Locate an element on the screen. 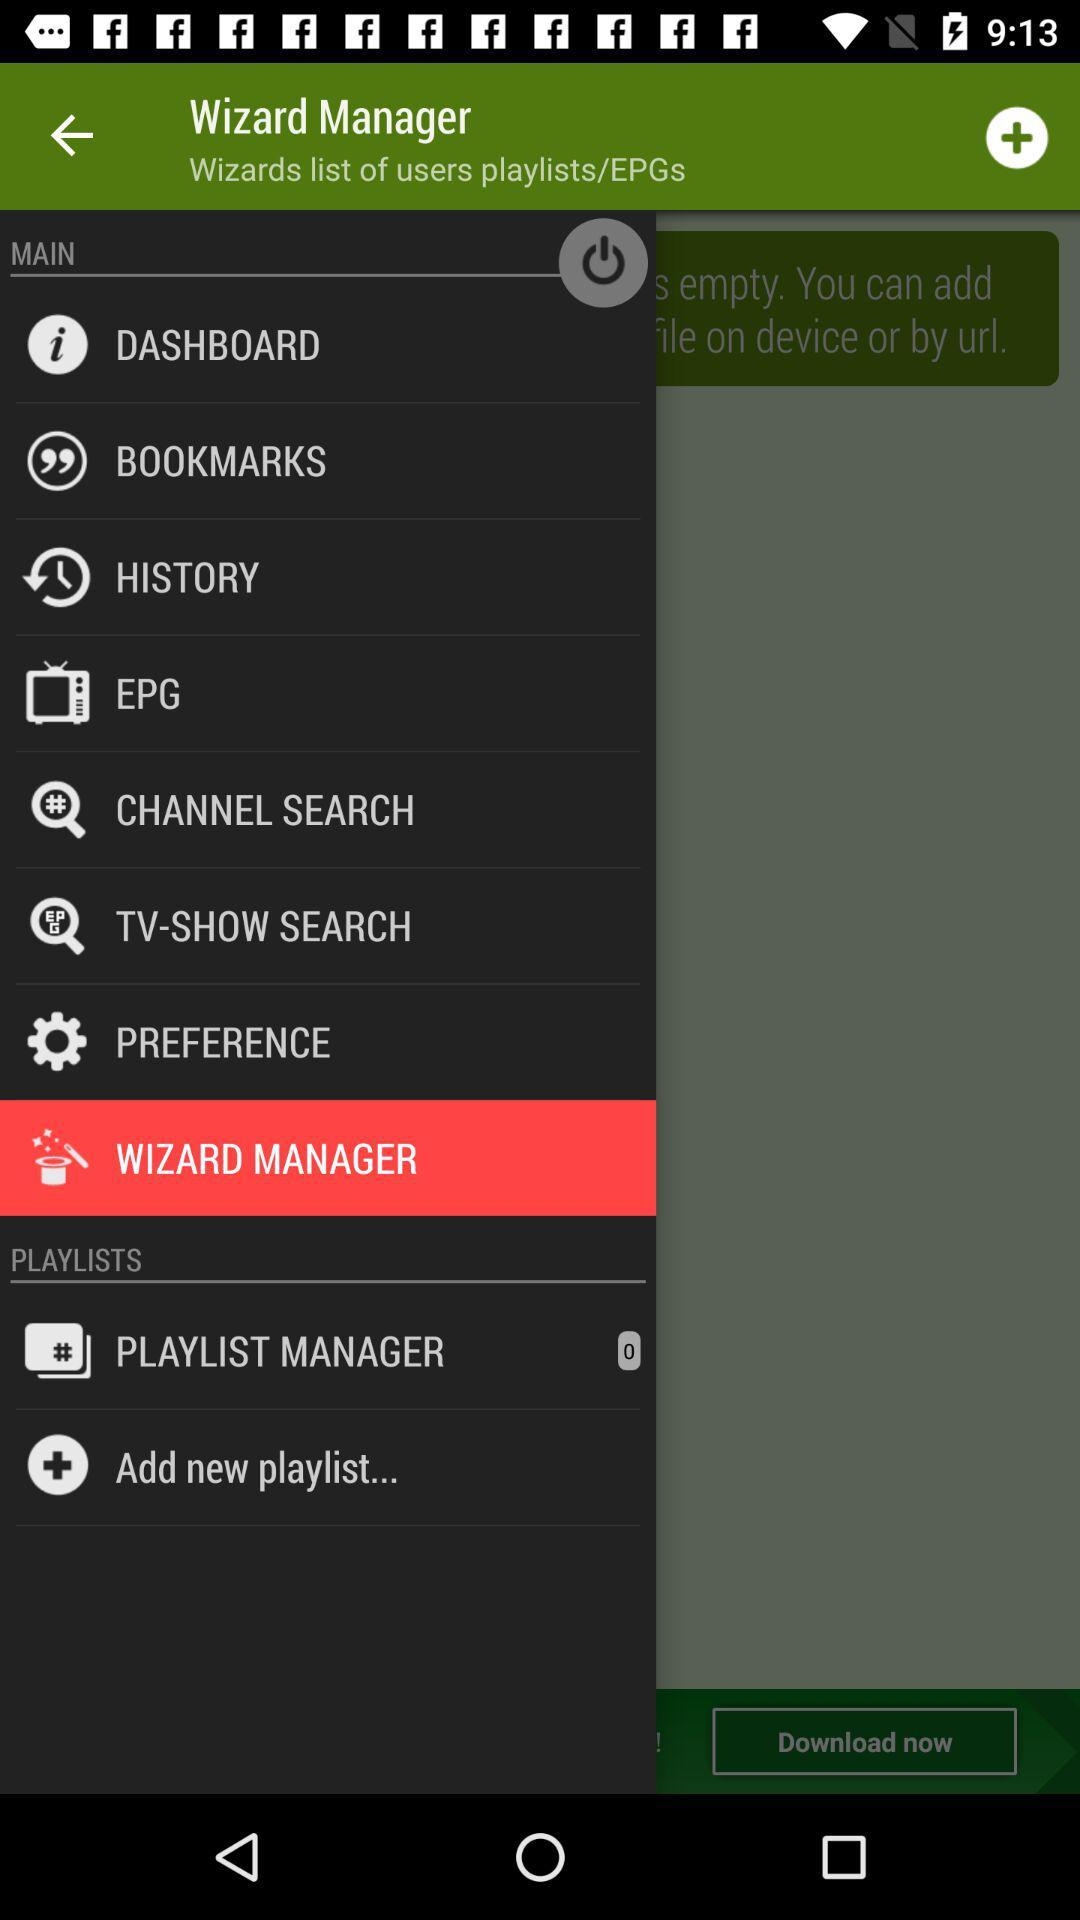  history item is located at coordinates (187, 575).